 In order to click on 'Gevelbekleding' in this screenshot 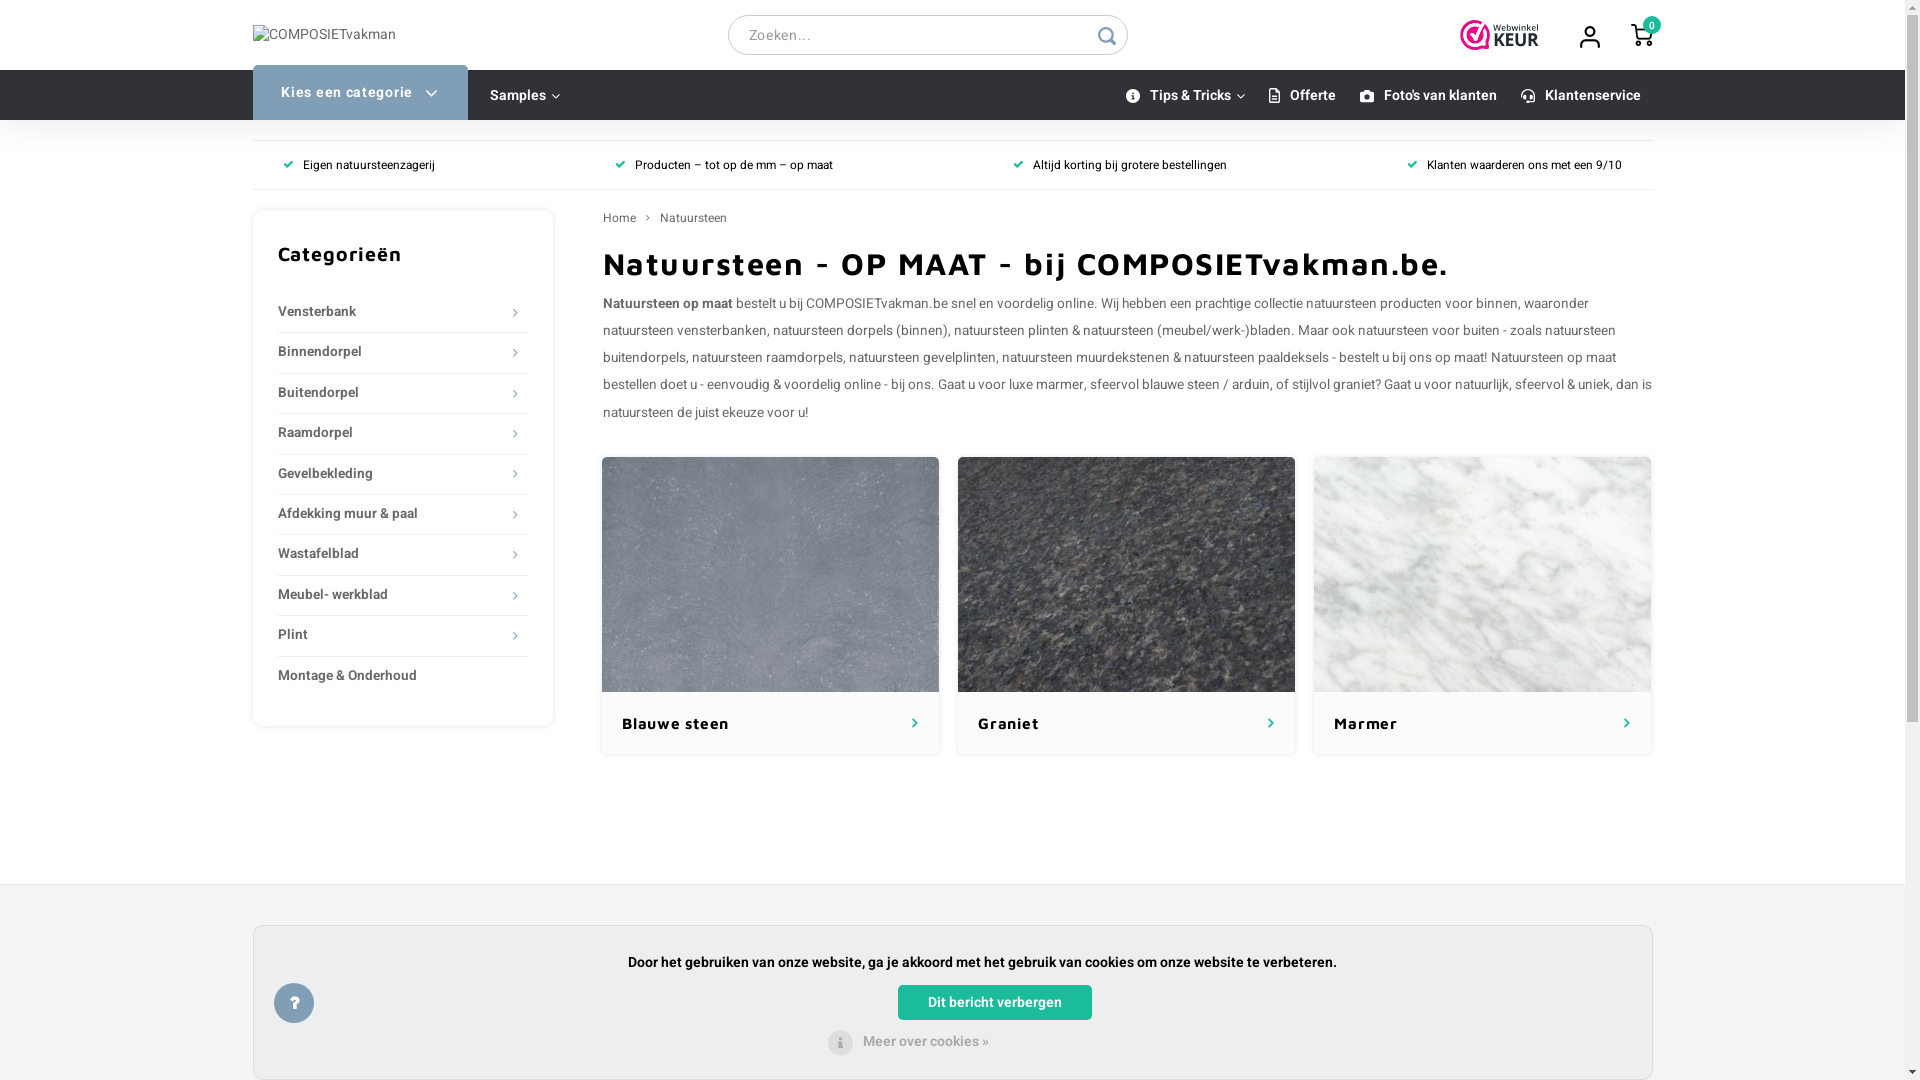, I will do `click(390, 474)`.